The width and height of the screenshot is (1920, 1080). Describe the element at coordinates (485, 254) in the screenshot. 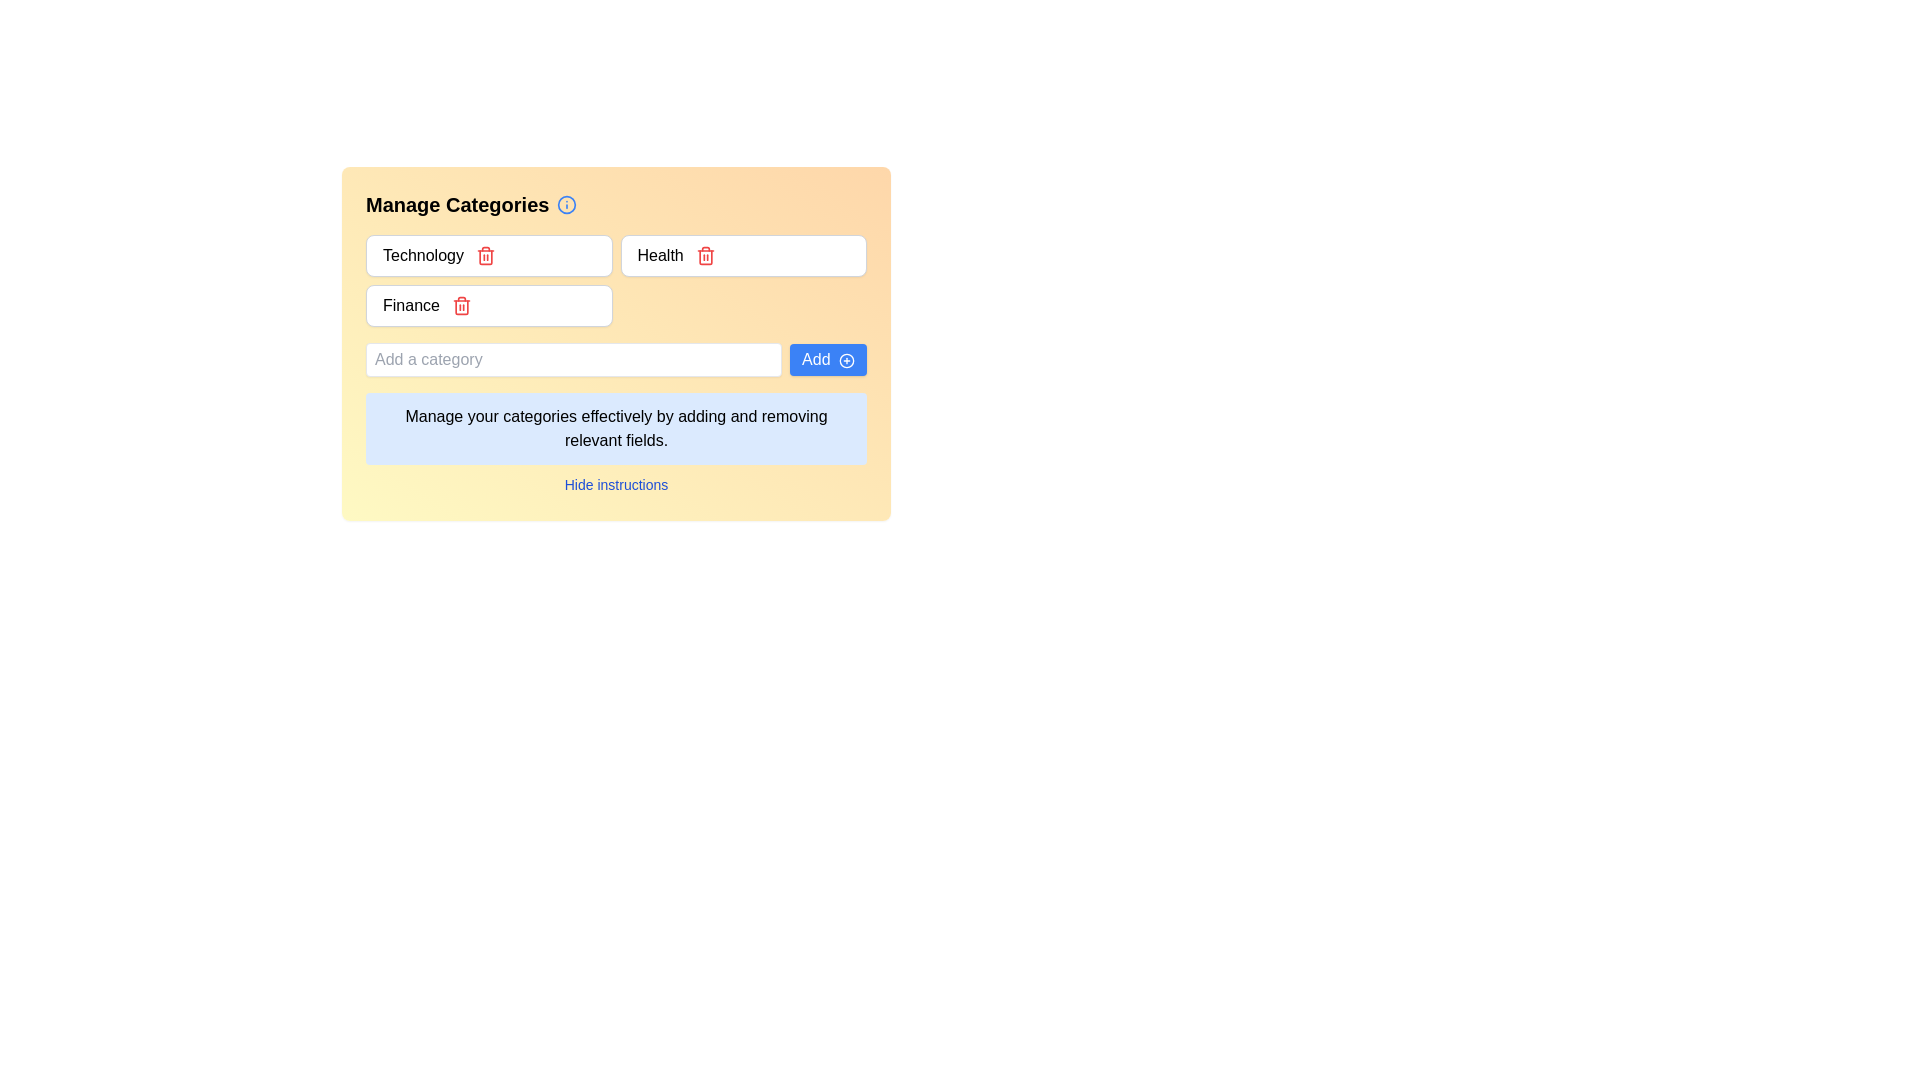

I see `the red trash can icon` at that location.